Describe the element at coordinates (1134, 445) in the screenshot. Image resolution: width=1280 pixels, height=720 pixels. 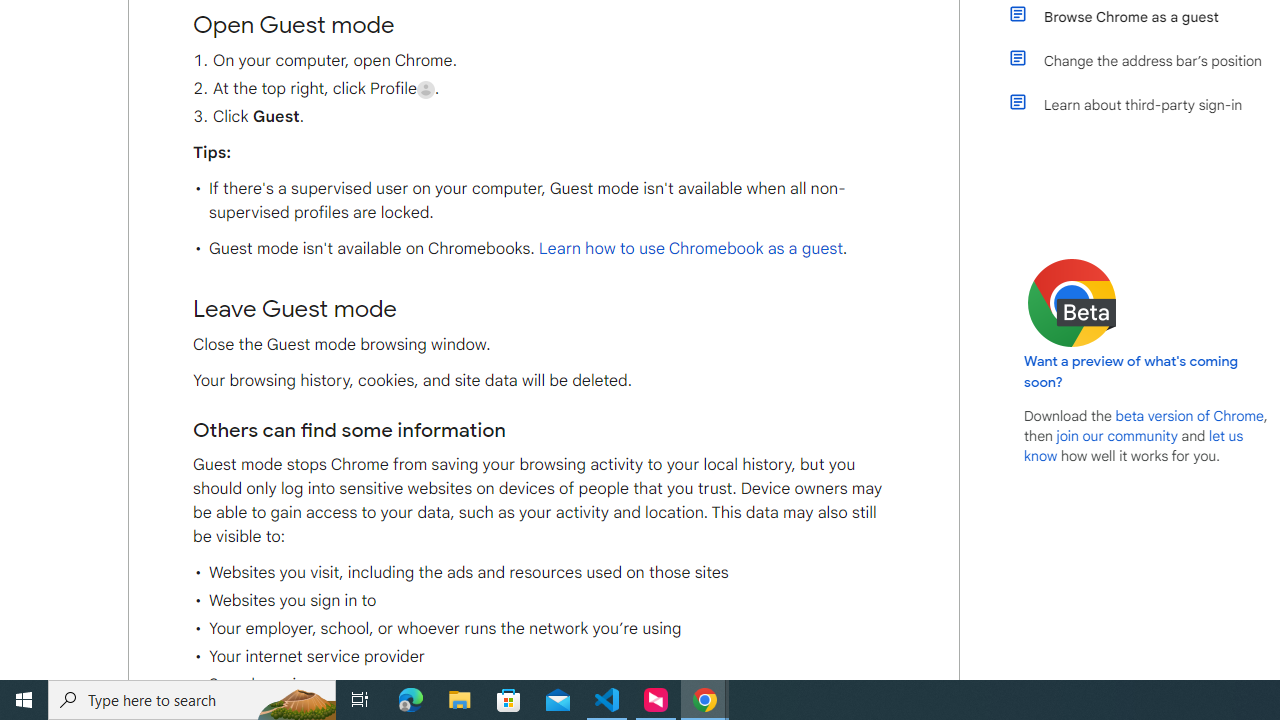
I see `'let us know'` at that location.